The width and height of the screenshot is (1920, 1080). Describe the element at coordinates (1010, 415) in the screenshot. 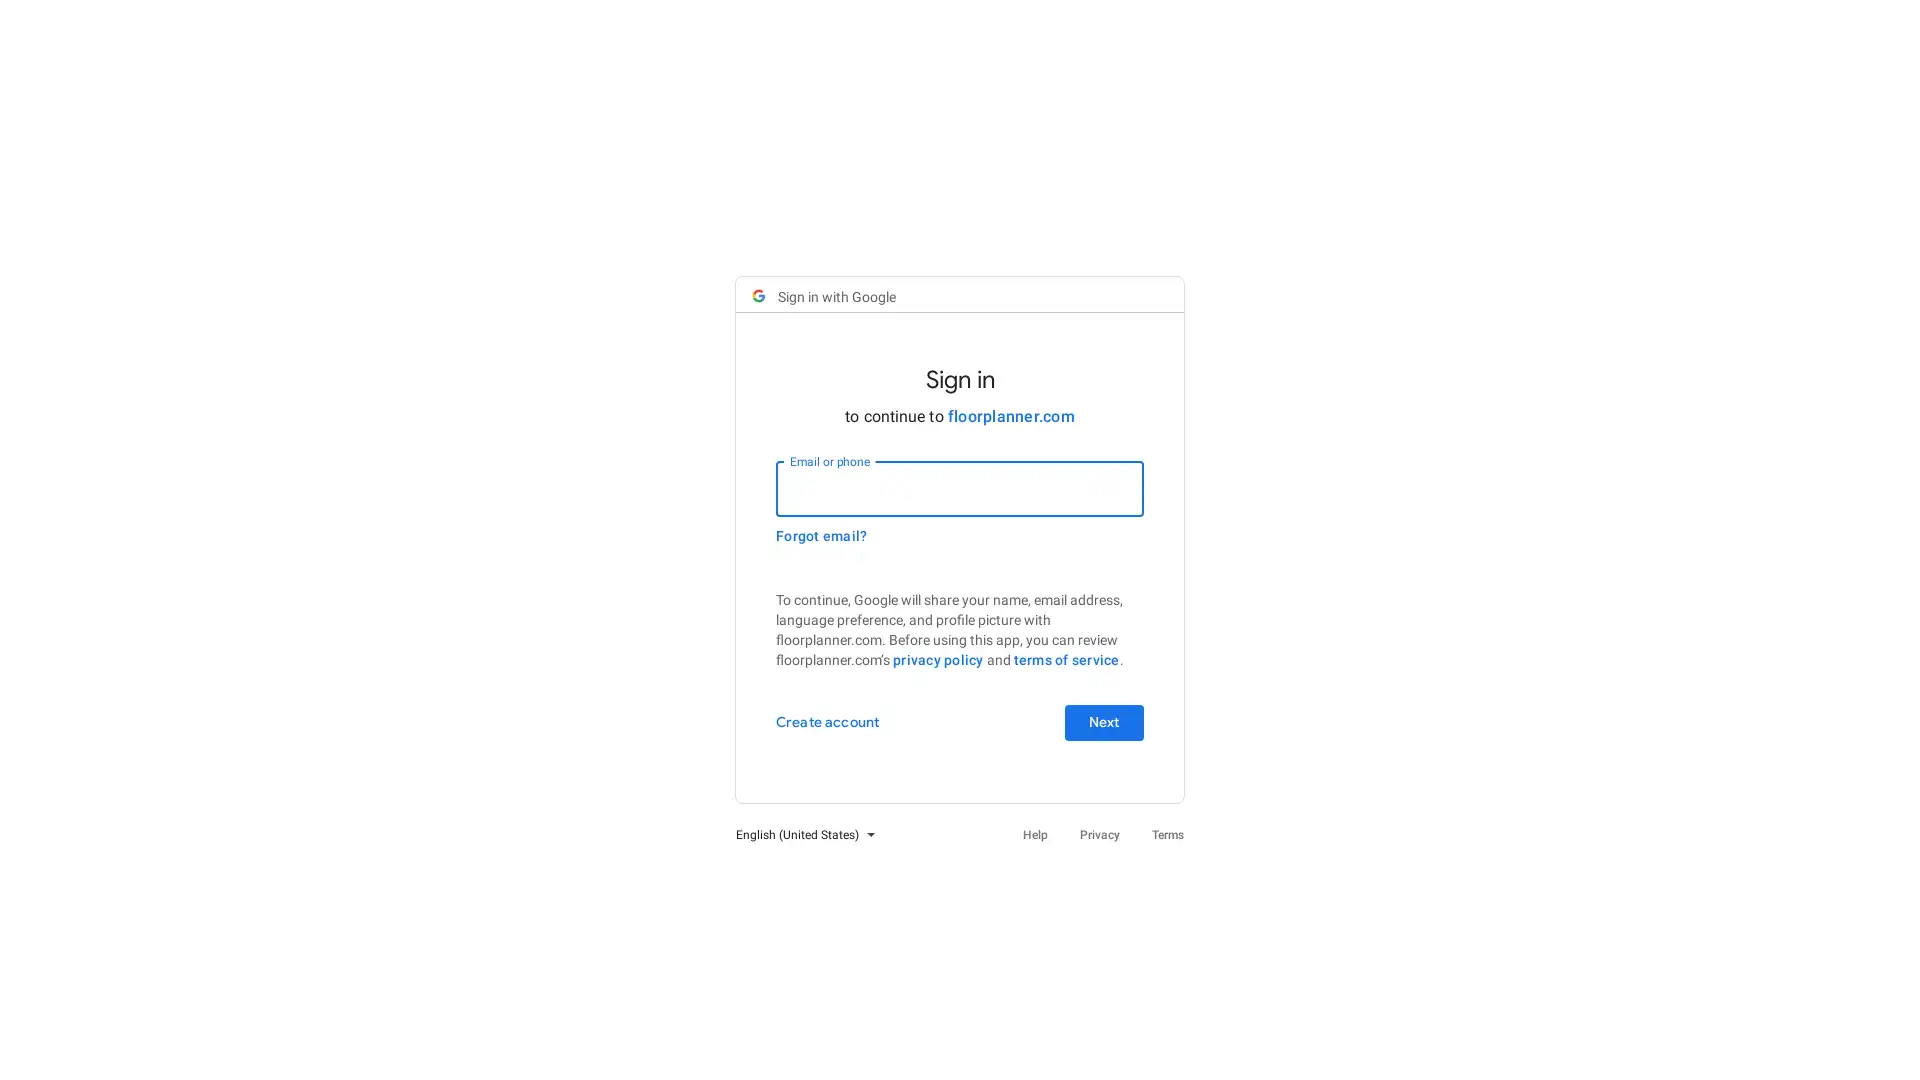

I see `floorplanner.com` at that location.